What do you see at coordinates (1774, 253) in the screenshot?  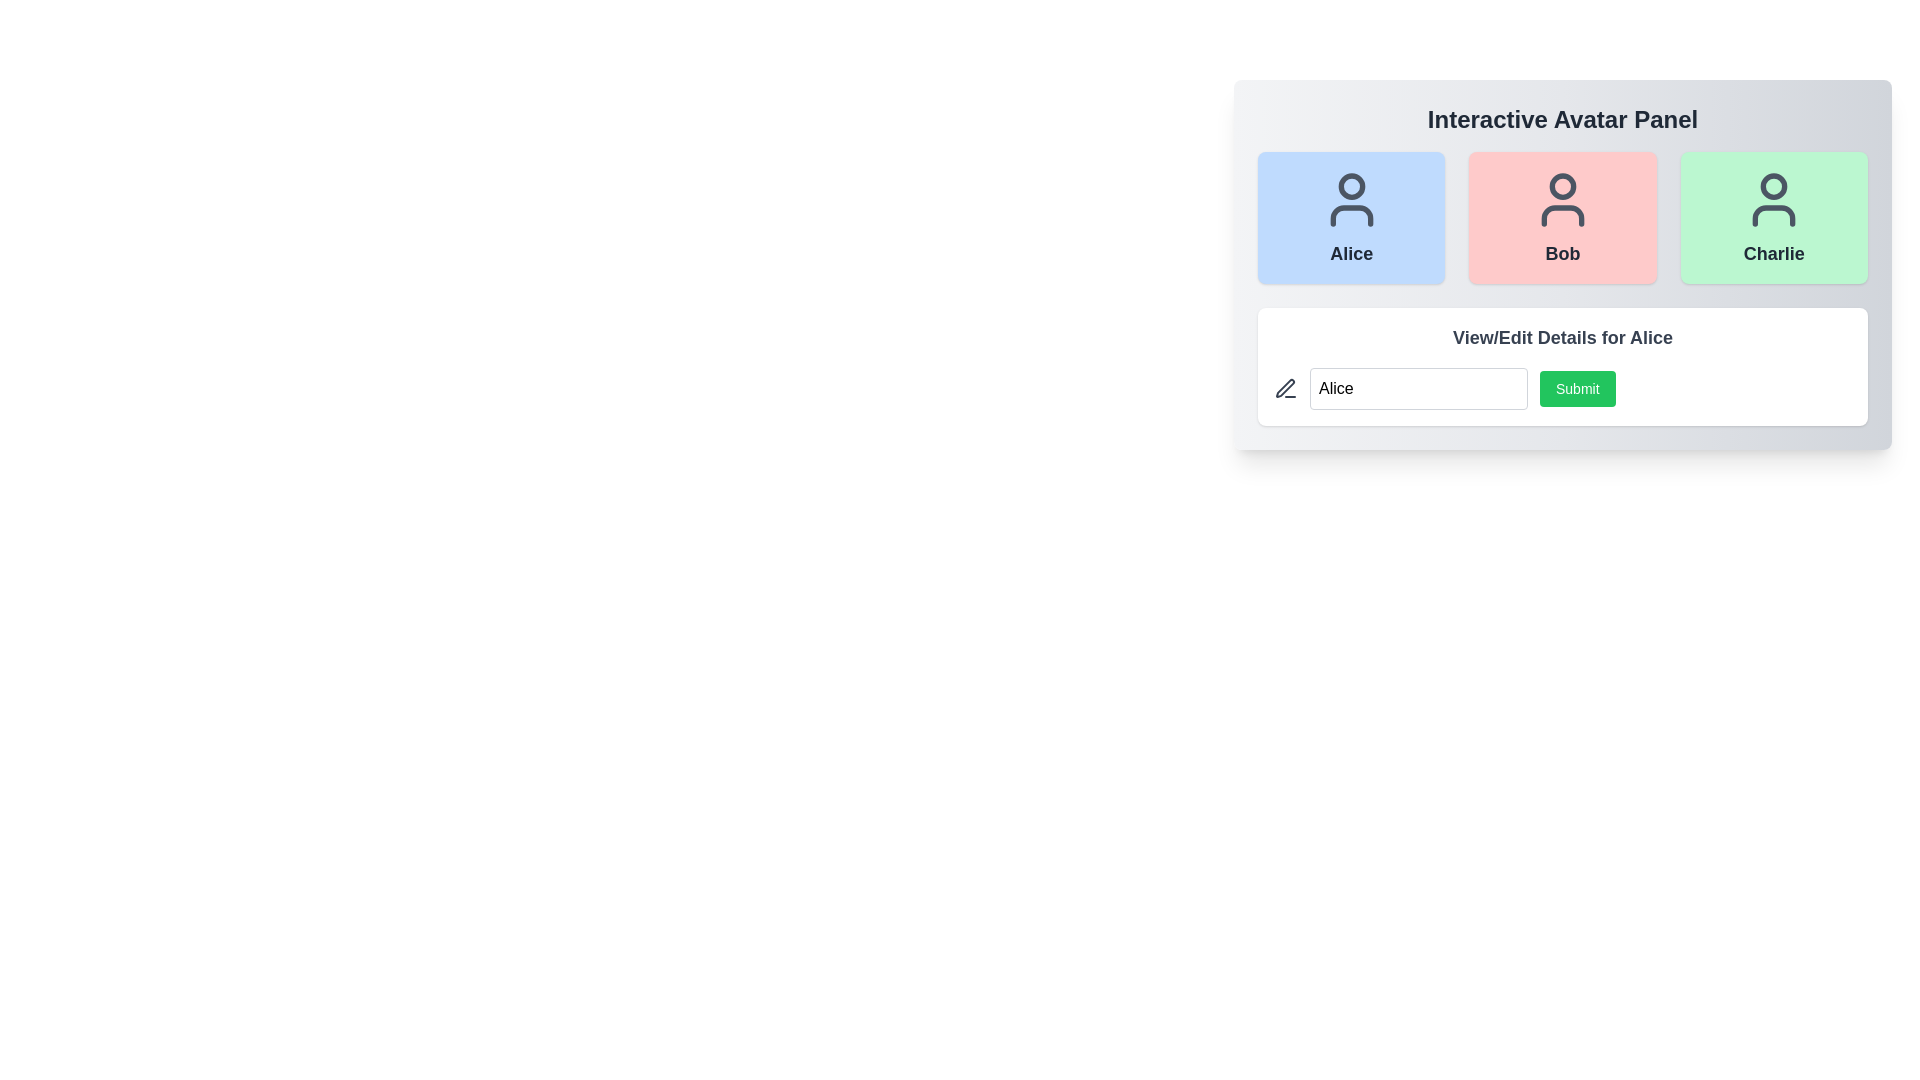 I see `the text label displaying the name 'Charlie' within the card in the 'Interactive Avatar Panel' interface` at bounding box center [1774, 253].